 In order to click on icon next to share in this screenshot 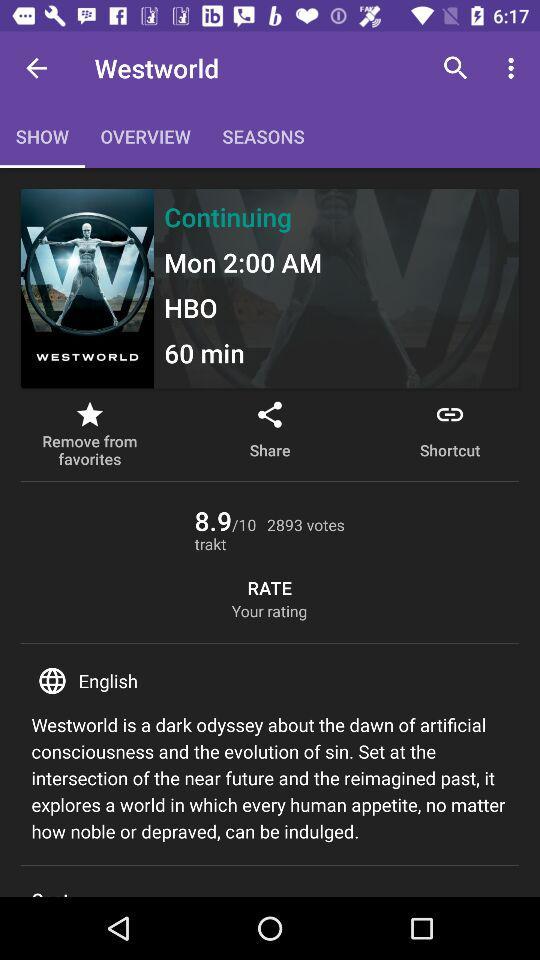, I will do `click(449, 434)`.